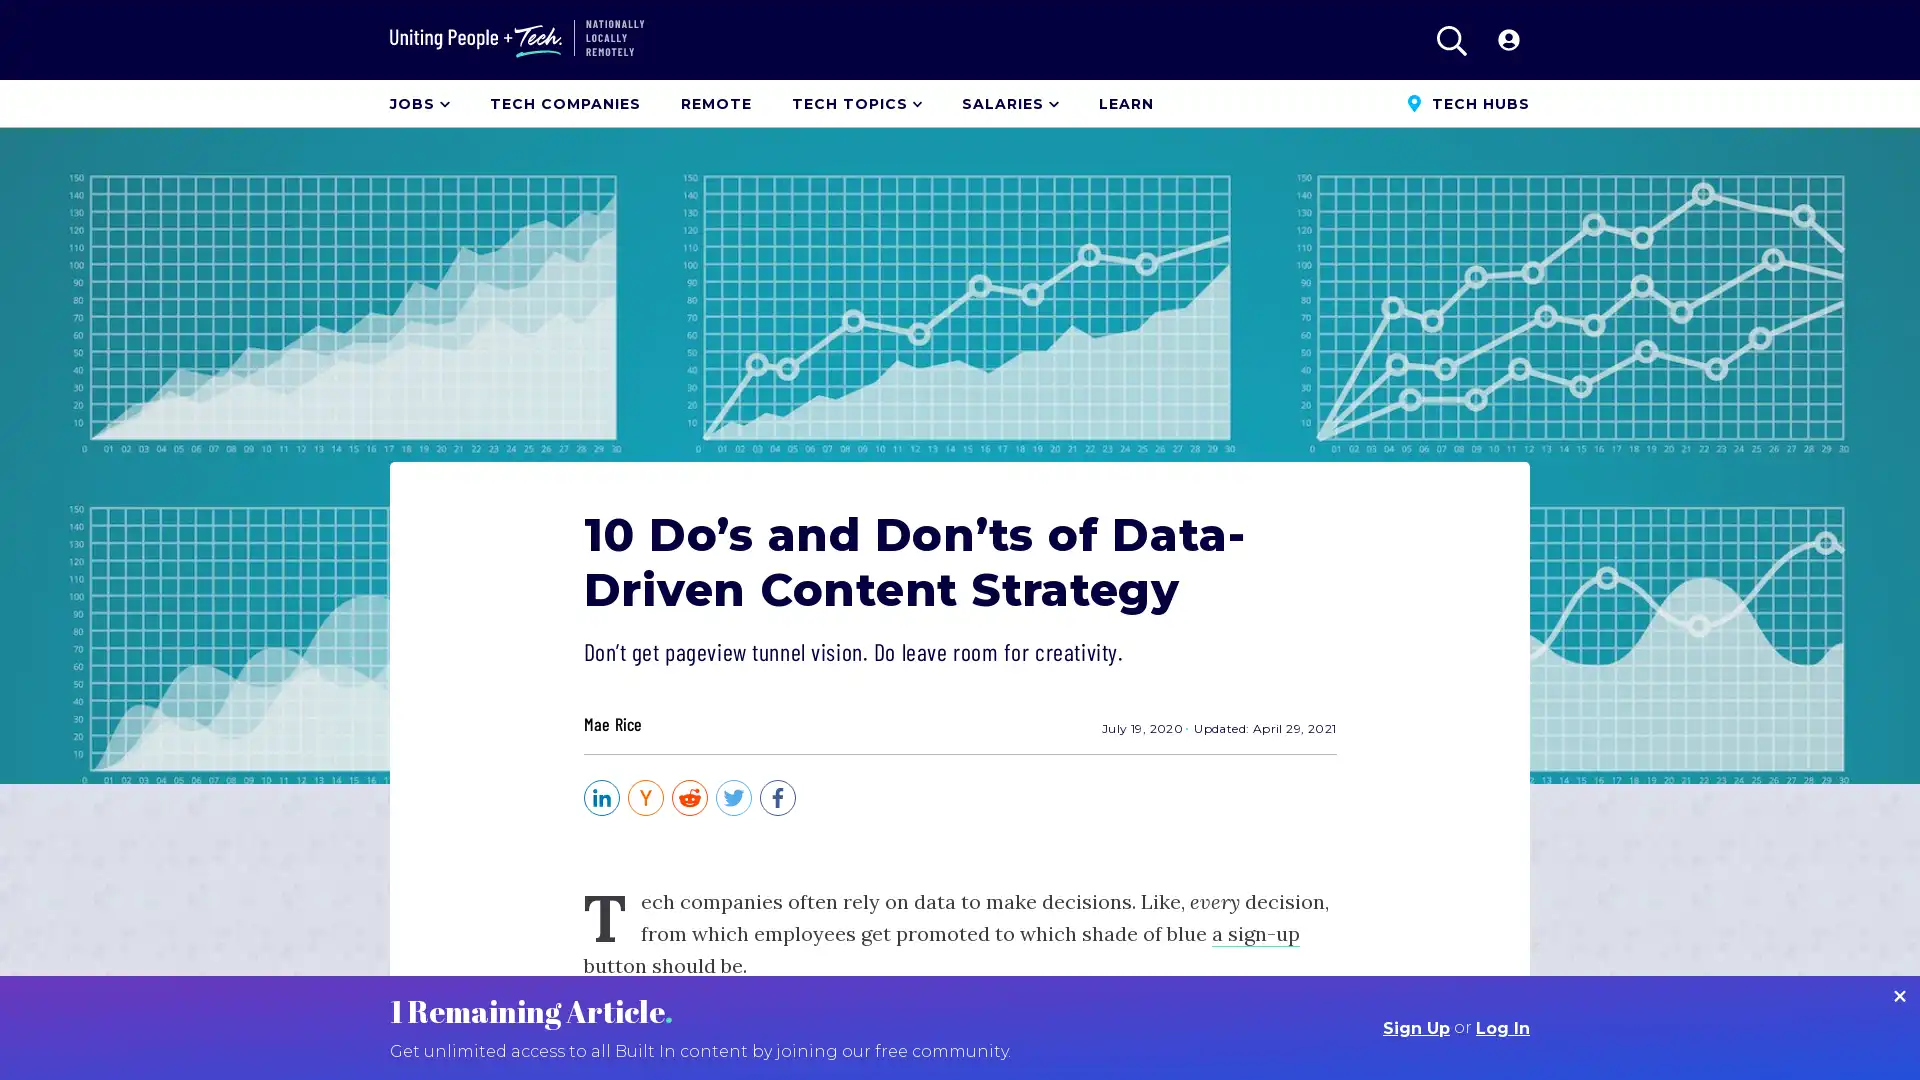 The image size is (1920, 1080). I want to click on LOG IN, so click(1501, 39).